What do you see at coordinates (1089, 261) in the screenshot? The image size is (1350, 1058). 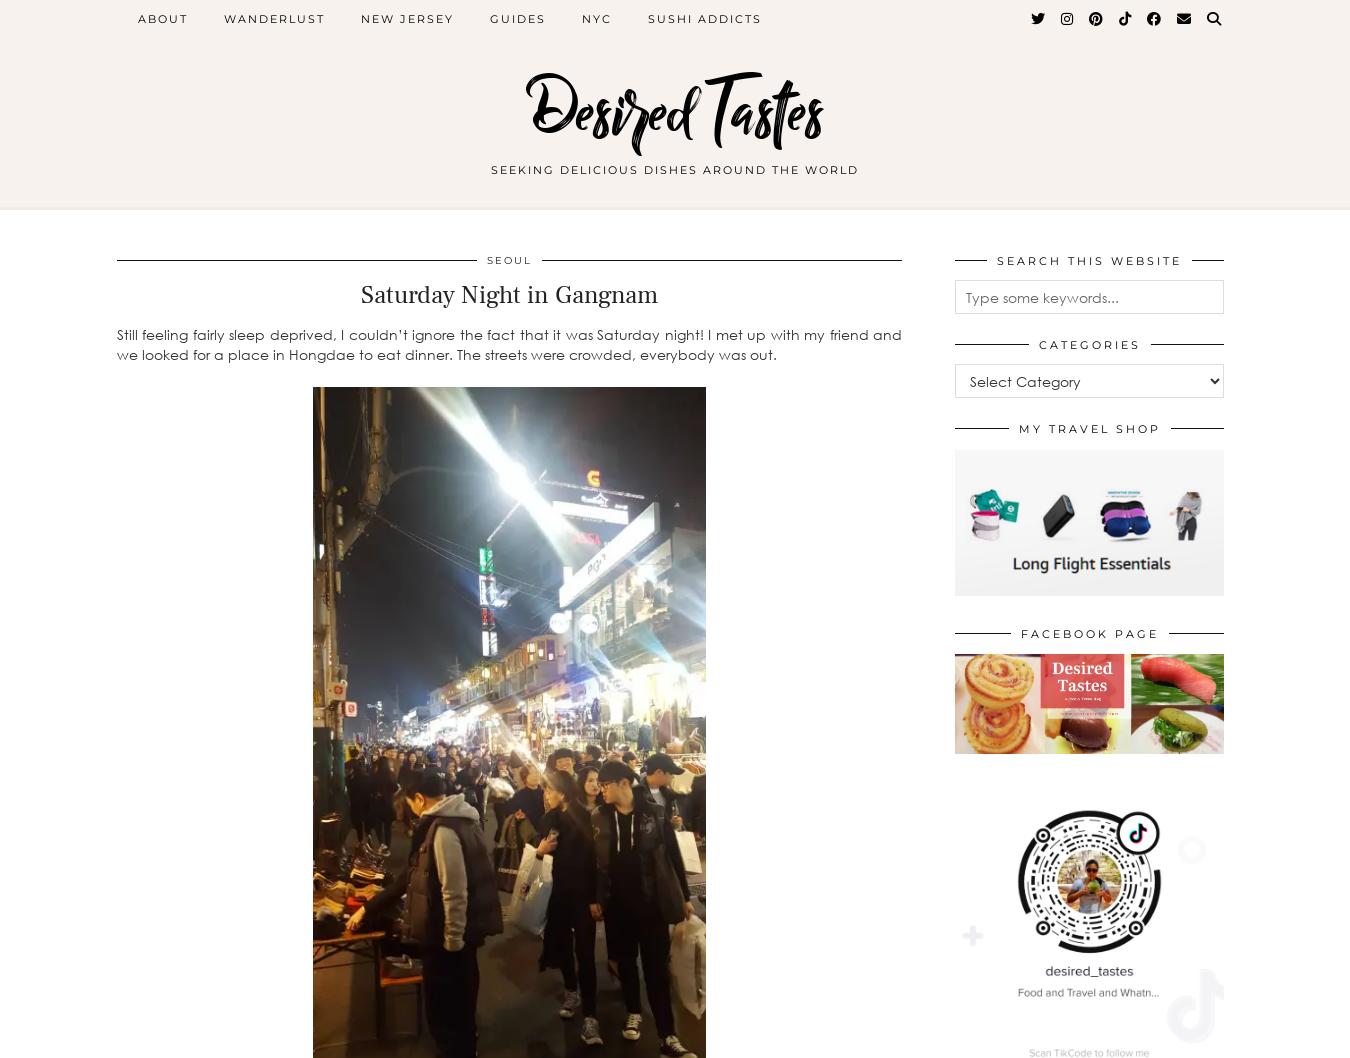 I see `'Search This Website'` at bounding box center [1089, 261].